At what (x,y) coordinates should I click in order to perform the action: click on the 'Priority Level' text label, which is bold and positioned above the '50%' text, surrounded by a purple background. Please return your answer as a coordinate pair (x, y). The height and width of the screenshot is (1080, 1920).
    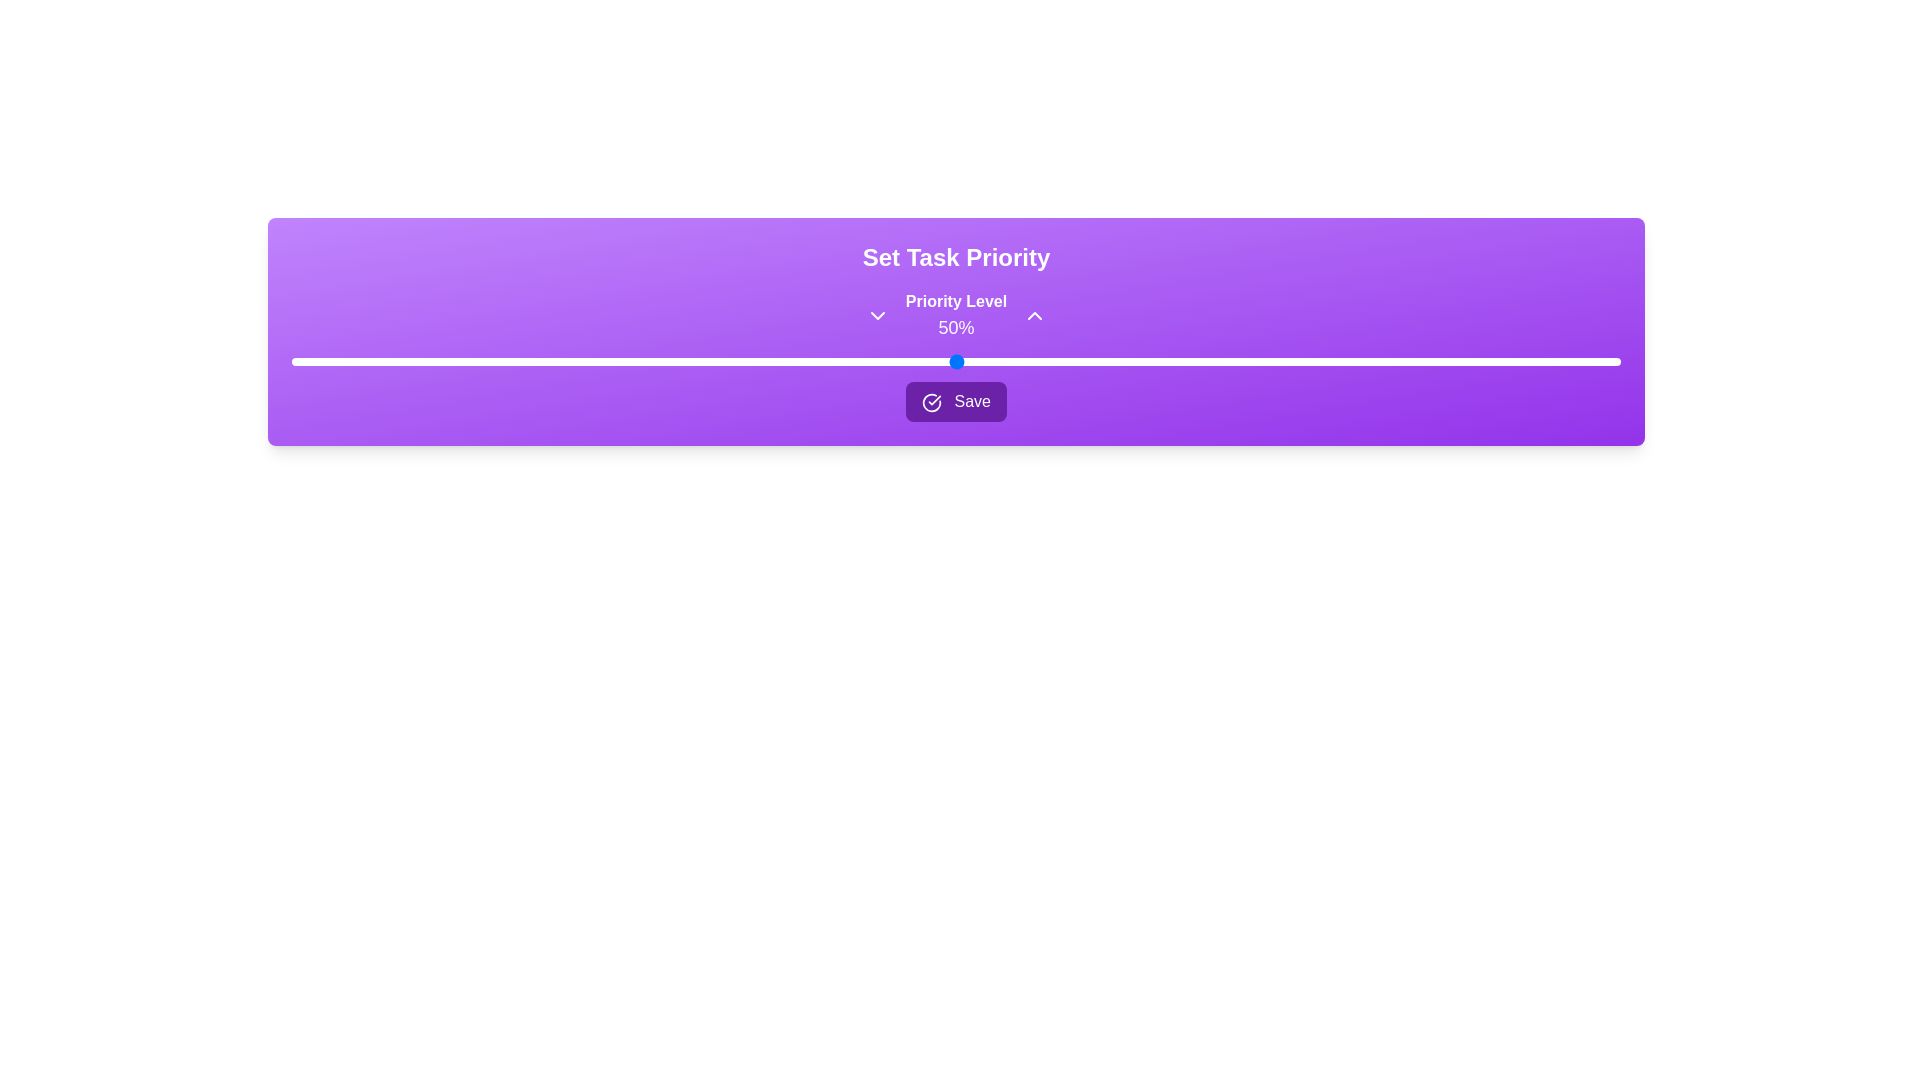
    Looking at the image, I should click on (955, 301).